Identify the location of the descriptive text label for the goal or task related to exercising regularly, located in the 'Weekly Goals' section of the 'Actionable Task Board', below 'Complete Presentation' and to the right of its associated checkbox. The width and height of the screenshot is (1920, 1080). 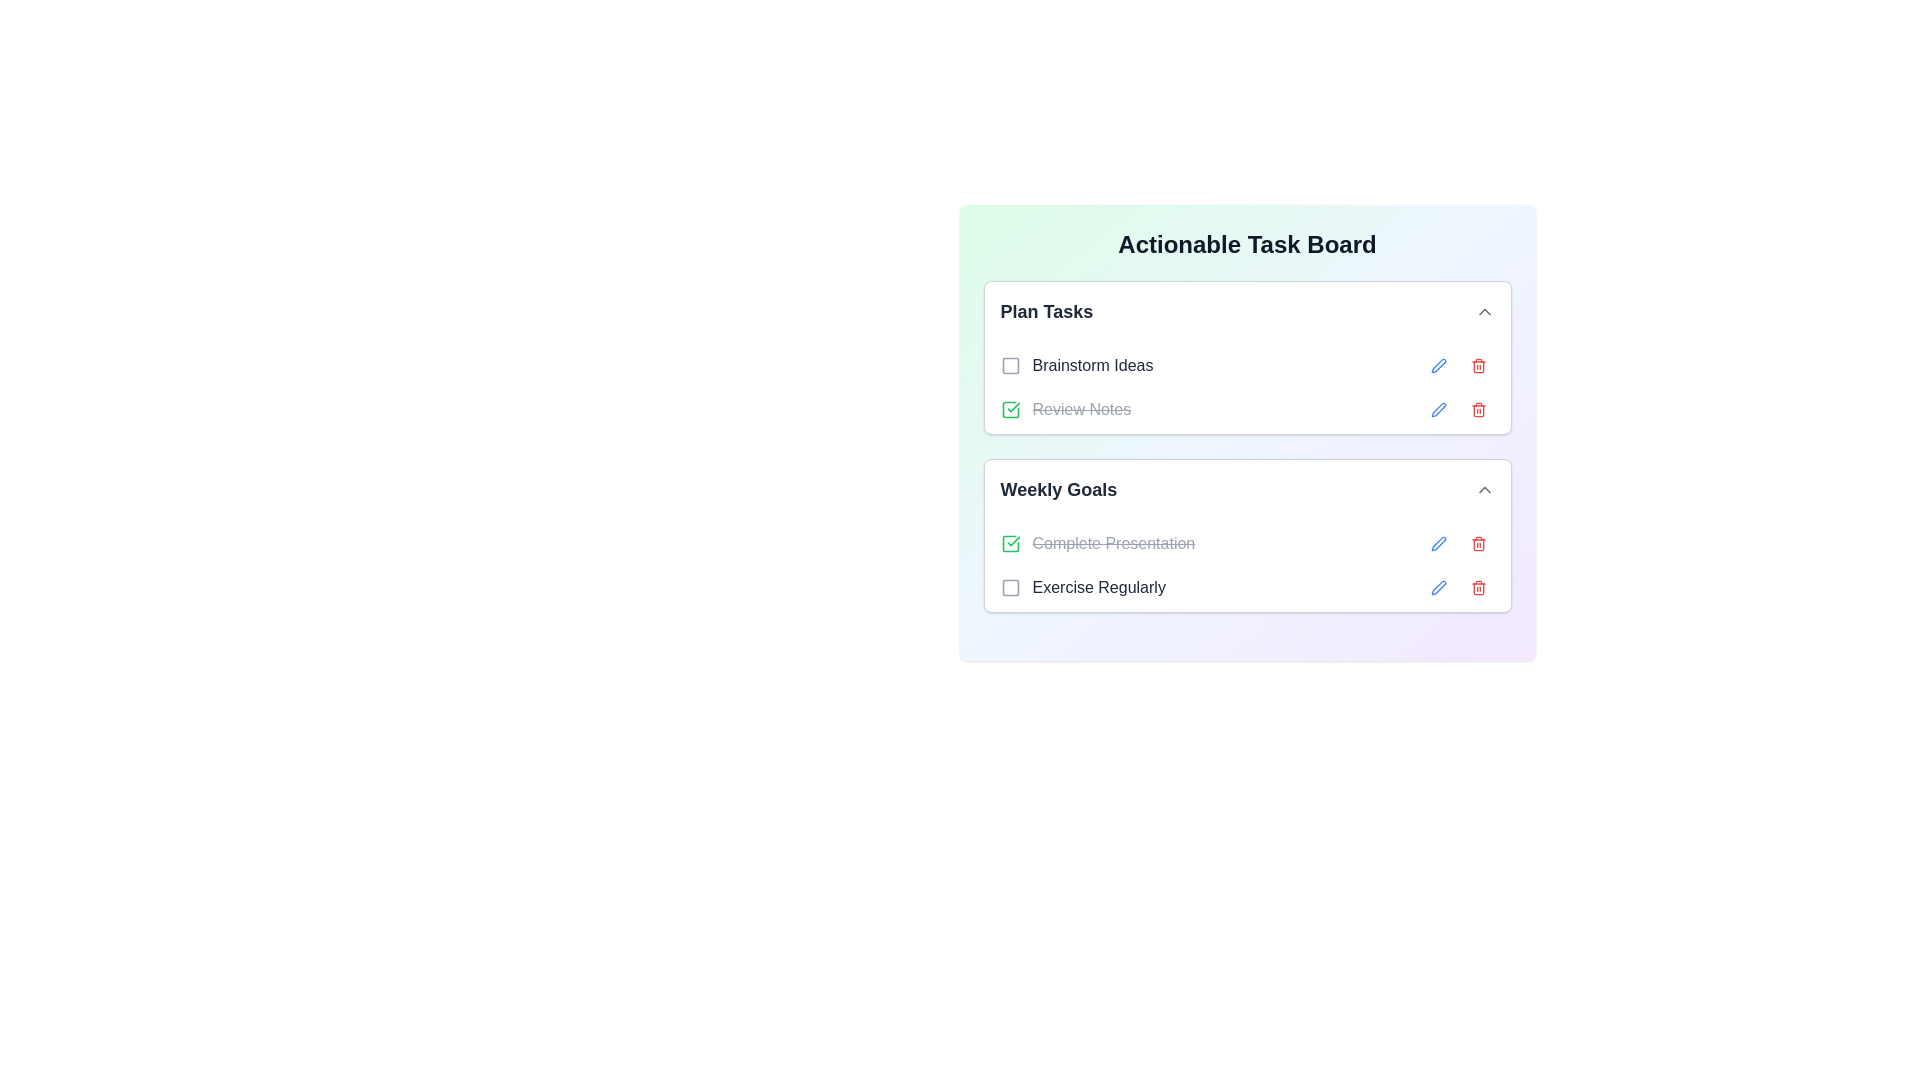
(1082, 586).